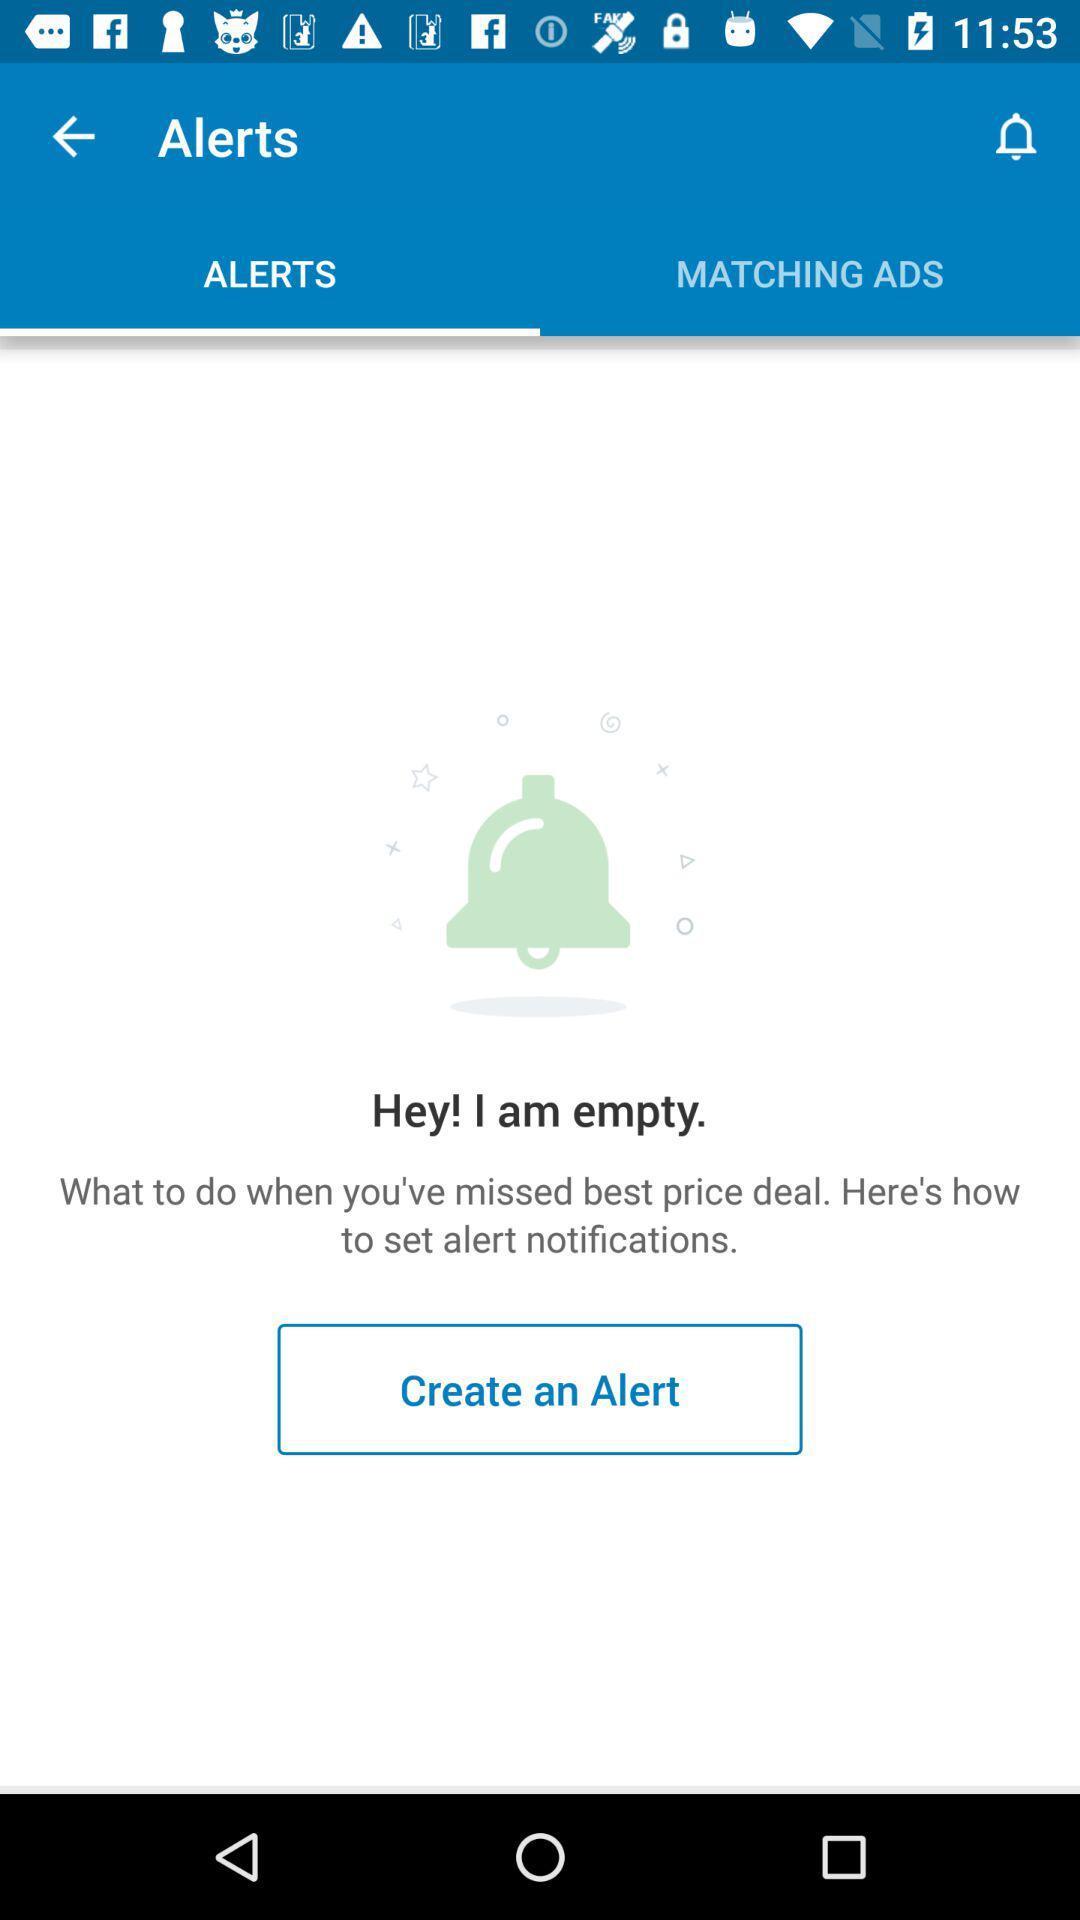 This screenshot has width=1080, height=1920. I want to click on the item above alerts item, so click(72, 135).